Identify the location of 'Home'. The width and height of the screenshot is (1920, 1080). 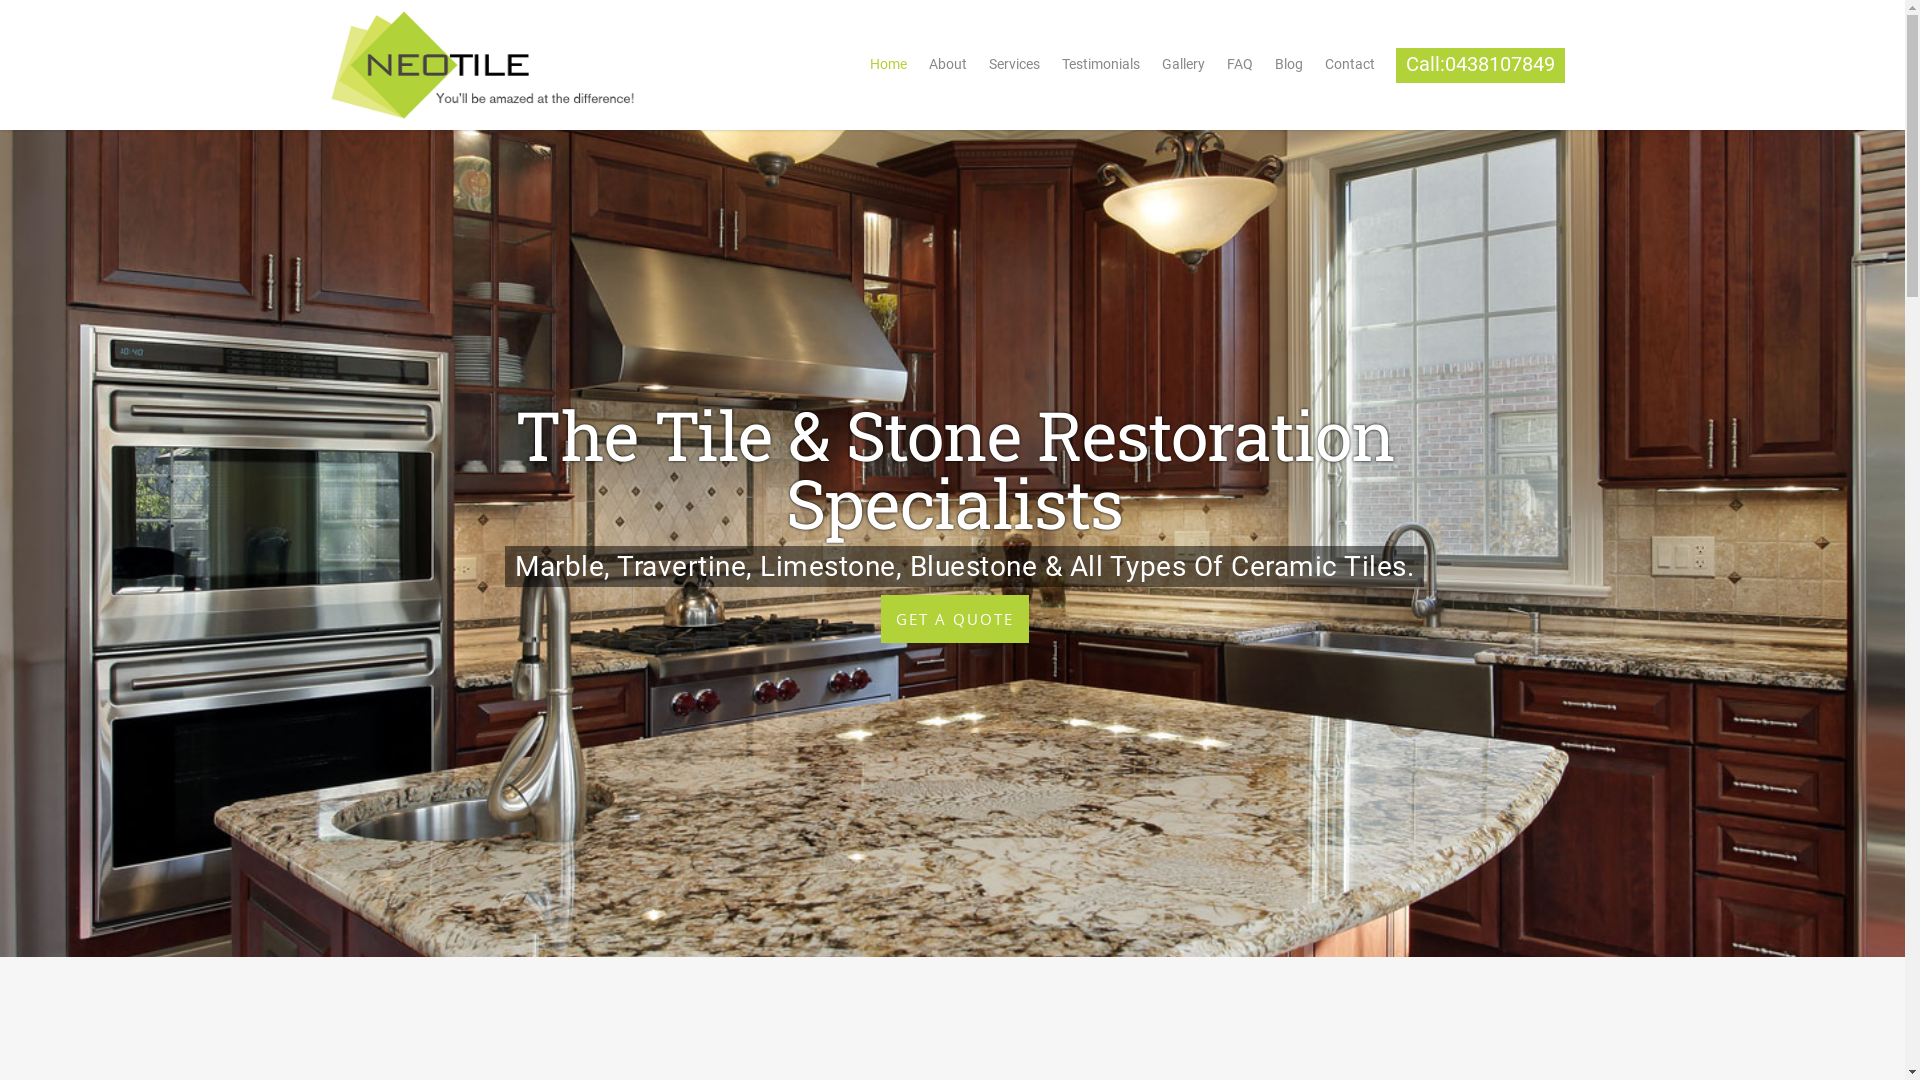
(859, 68).